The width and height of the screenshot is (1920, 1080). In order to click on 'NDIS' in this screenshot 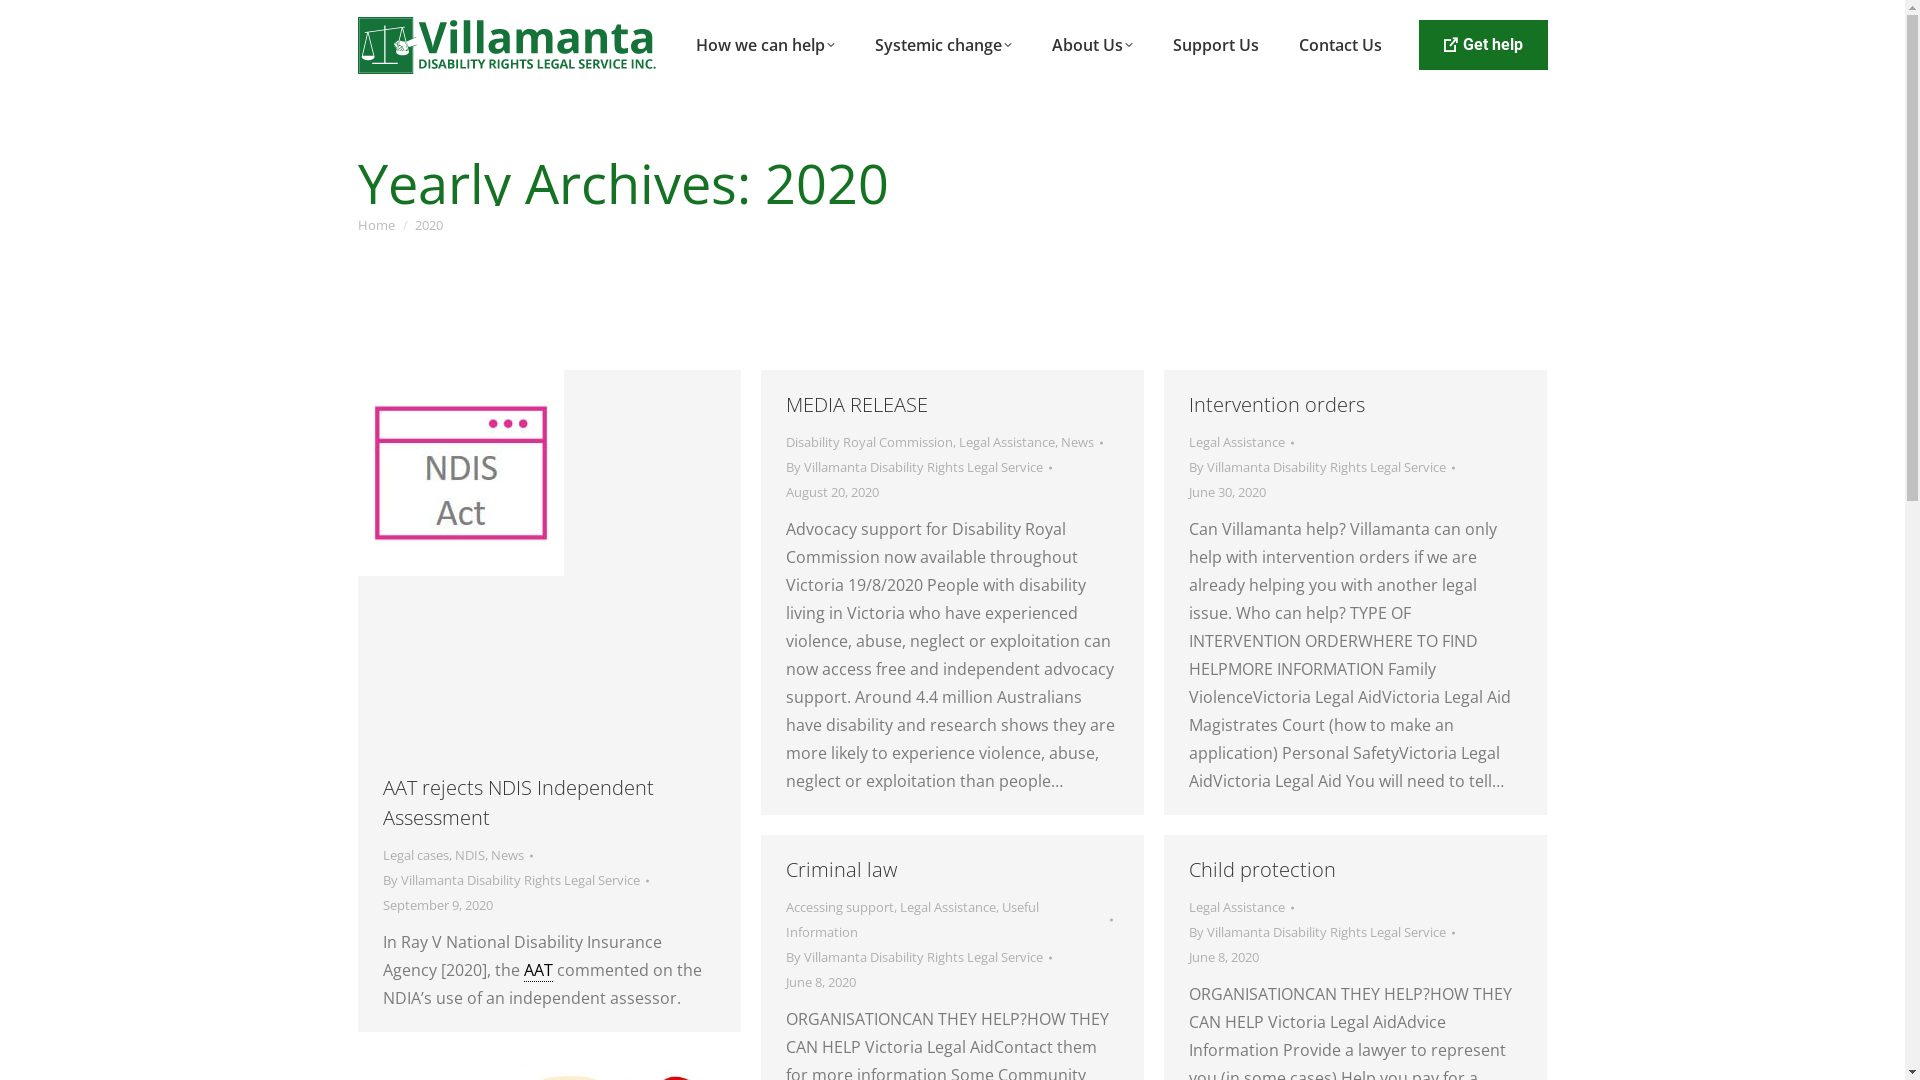, I will do `click(468, 855)`.